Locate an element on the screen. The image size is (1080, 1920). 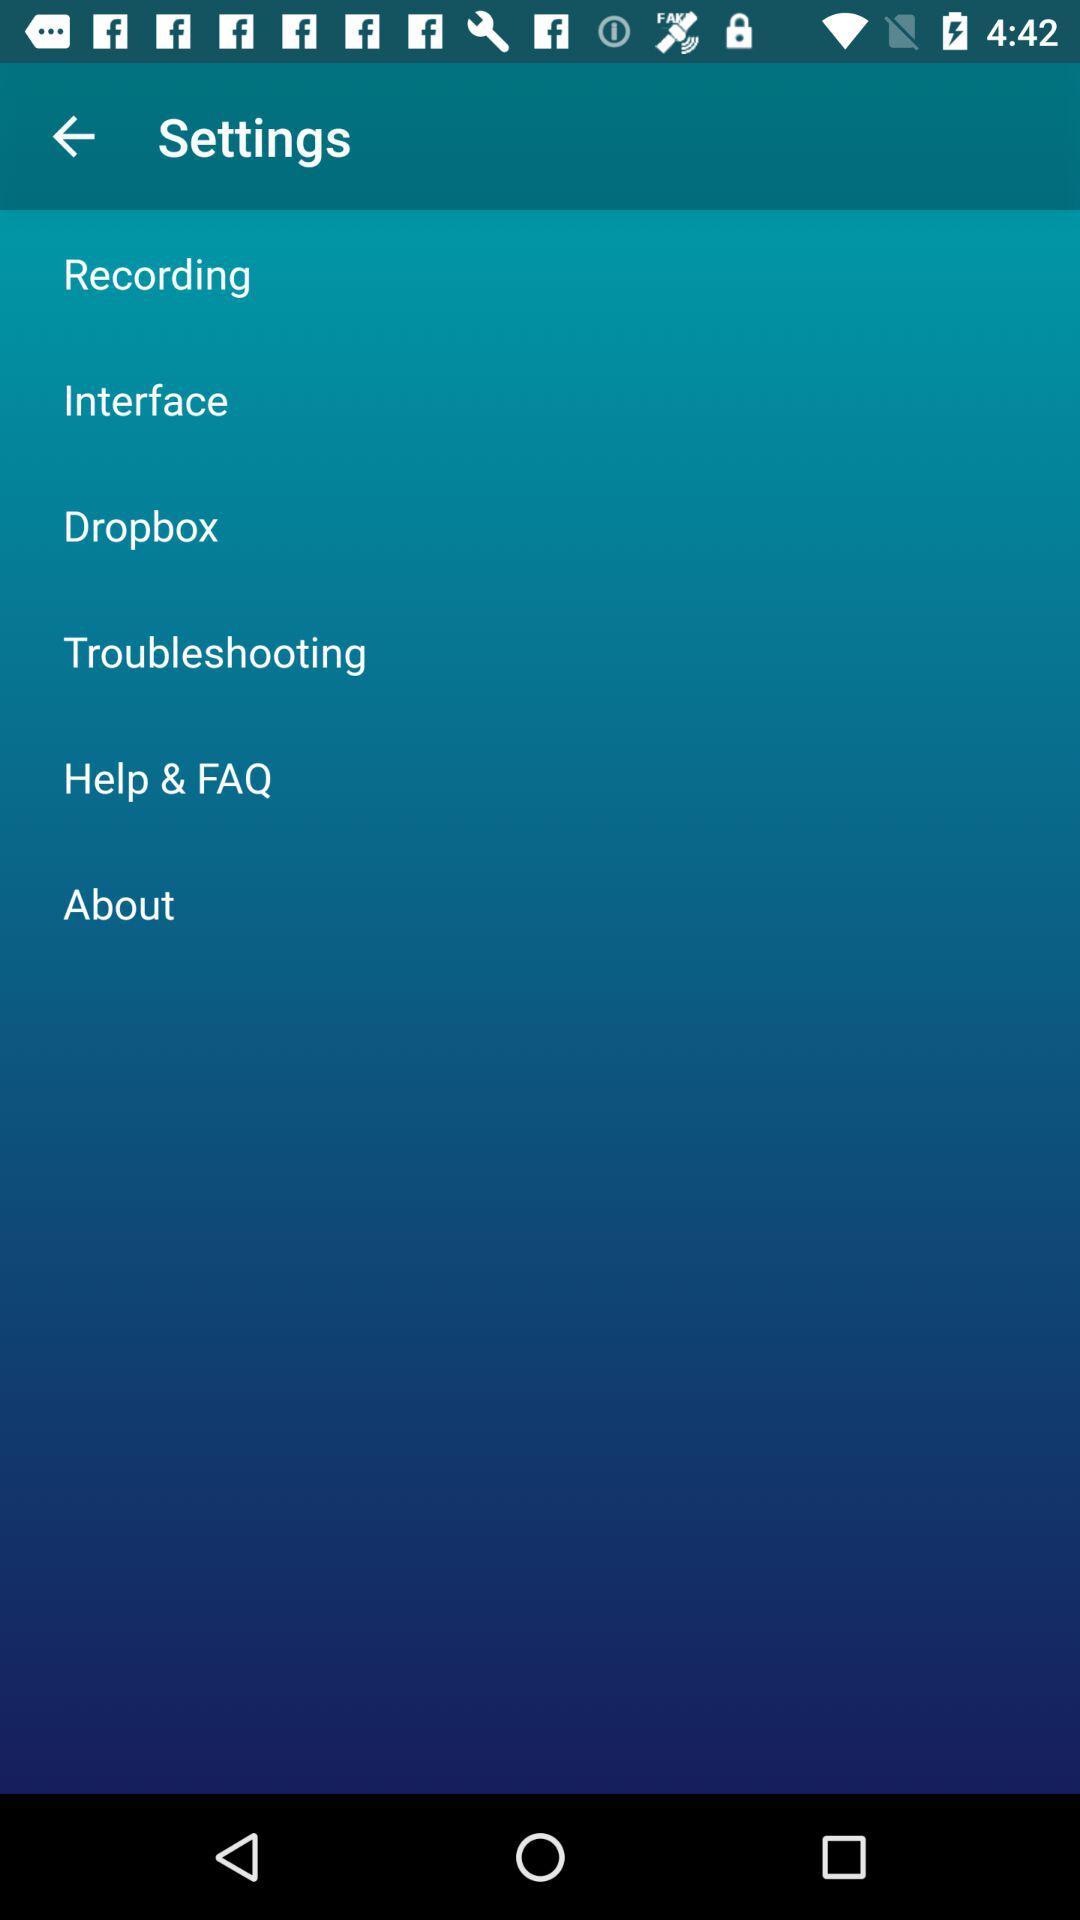
the dropbox is located at coordinates (140, 524).